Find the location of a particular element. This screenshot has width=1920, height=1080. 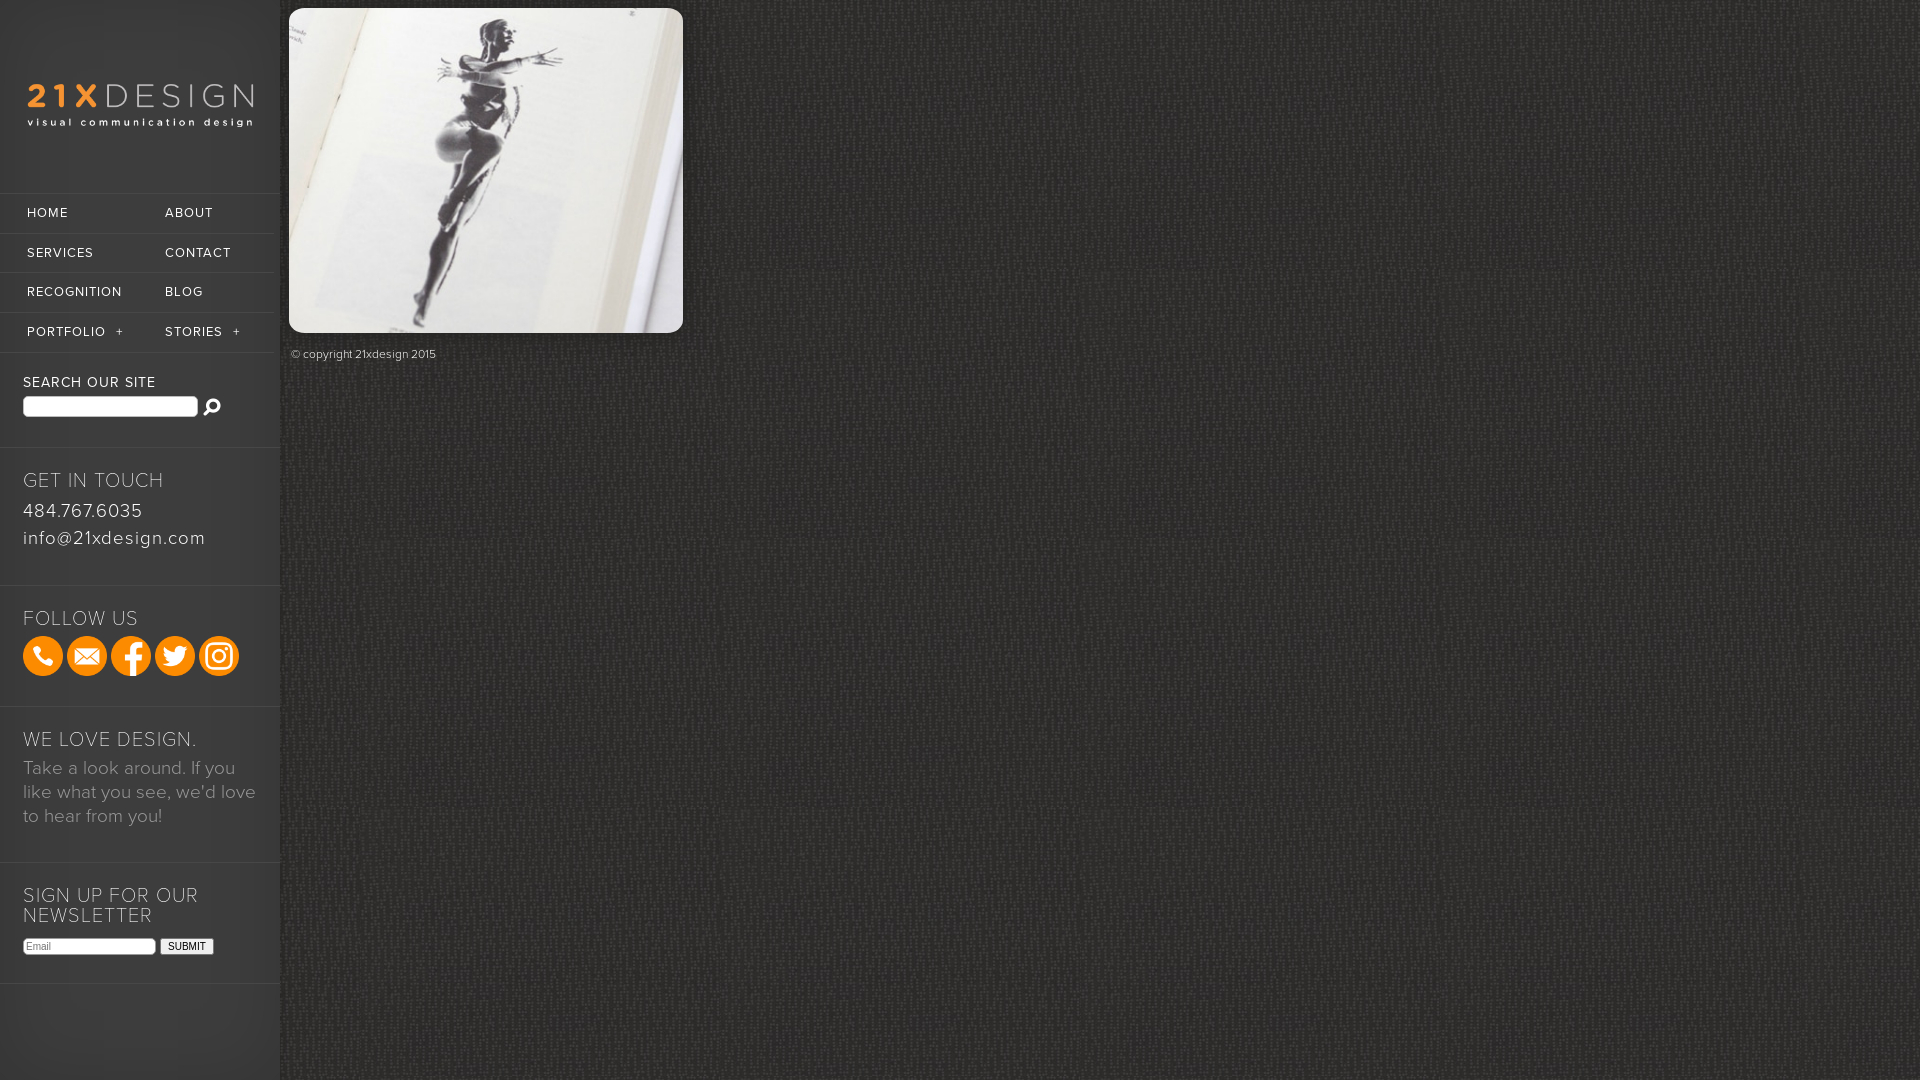

'RECOGNITION' is located at coordinates (68, 293).